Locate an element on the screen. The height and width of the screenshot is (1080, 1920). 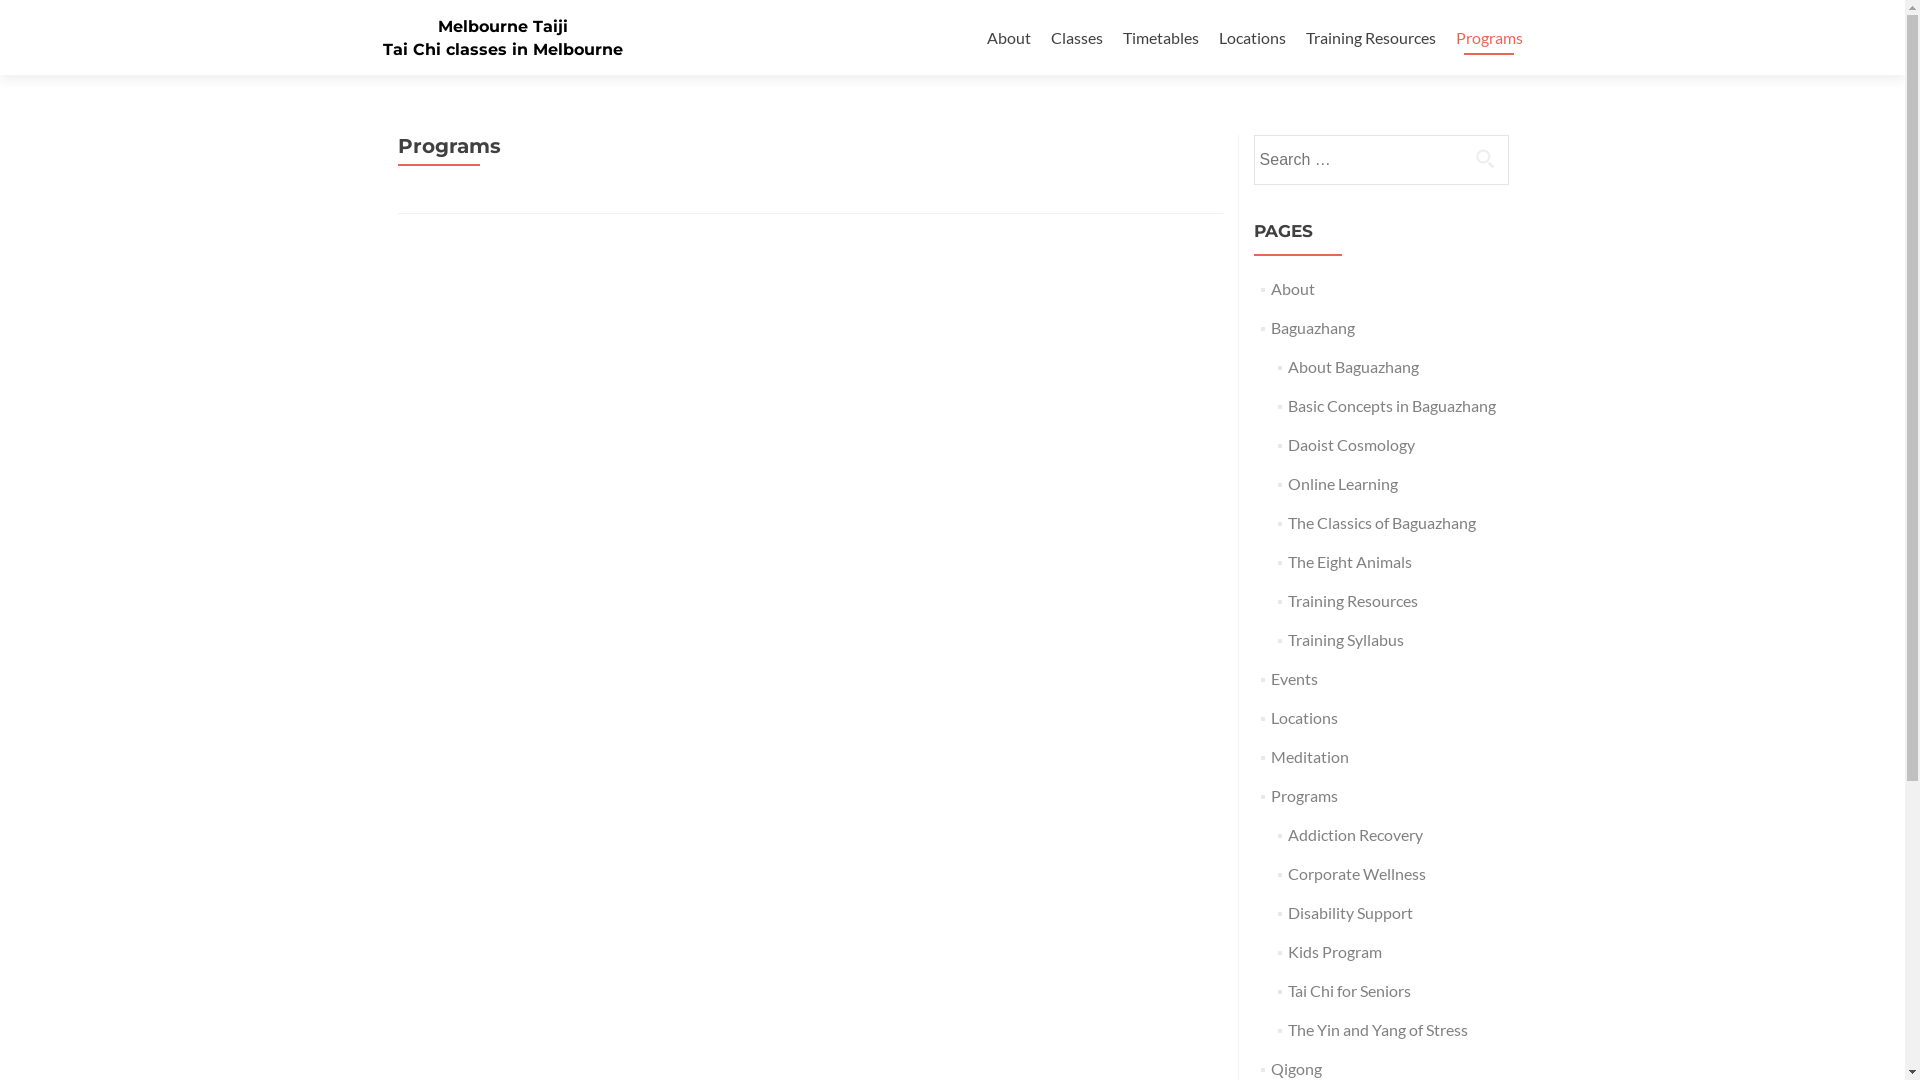
'Disability Support' is located at coordinates (1287, 912).